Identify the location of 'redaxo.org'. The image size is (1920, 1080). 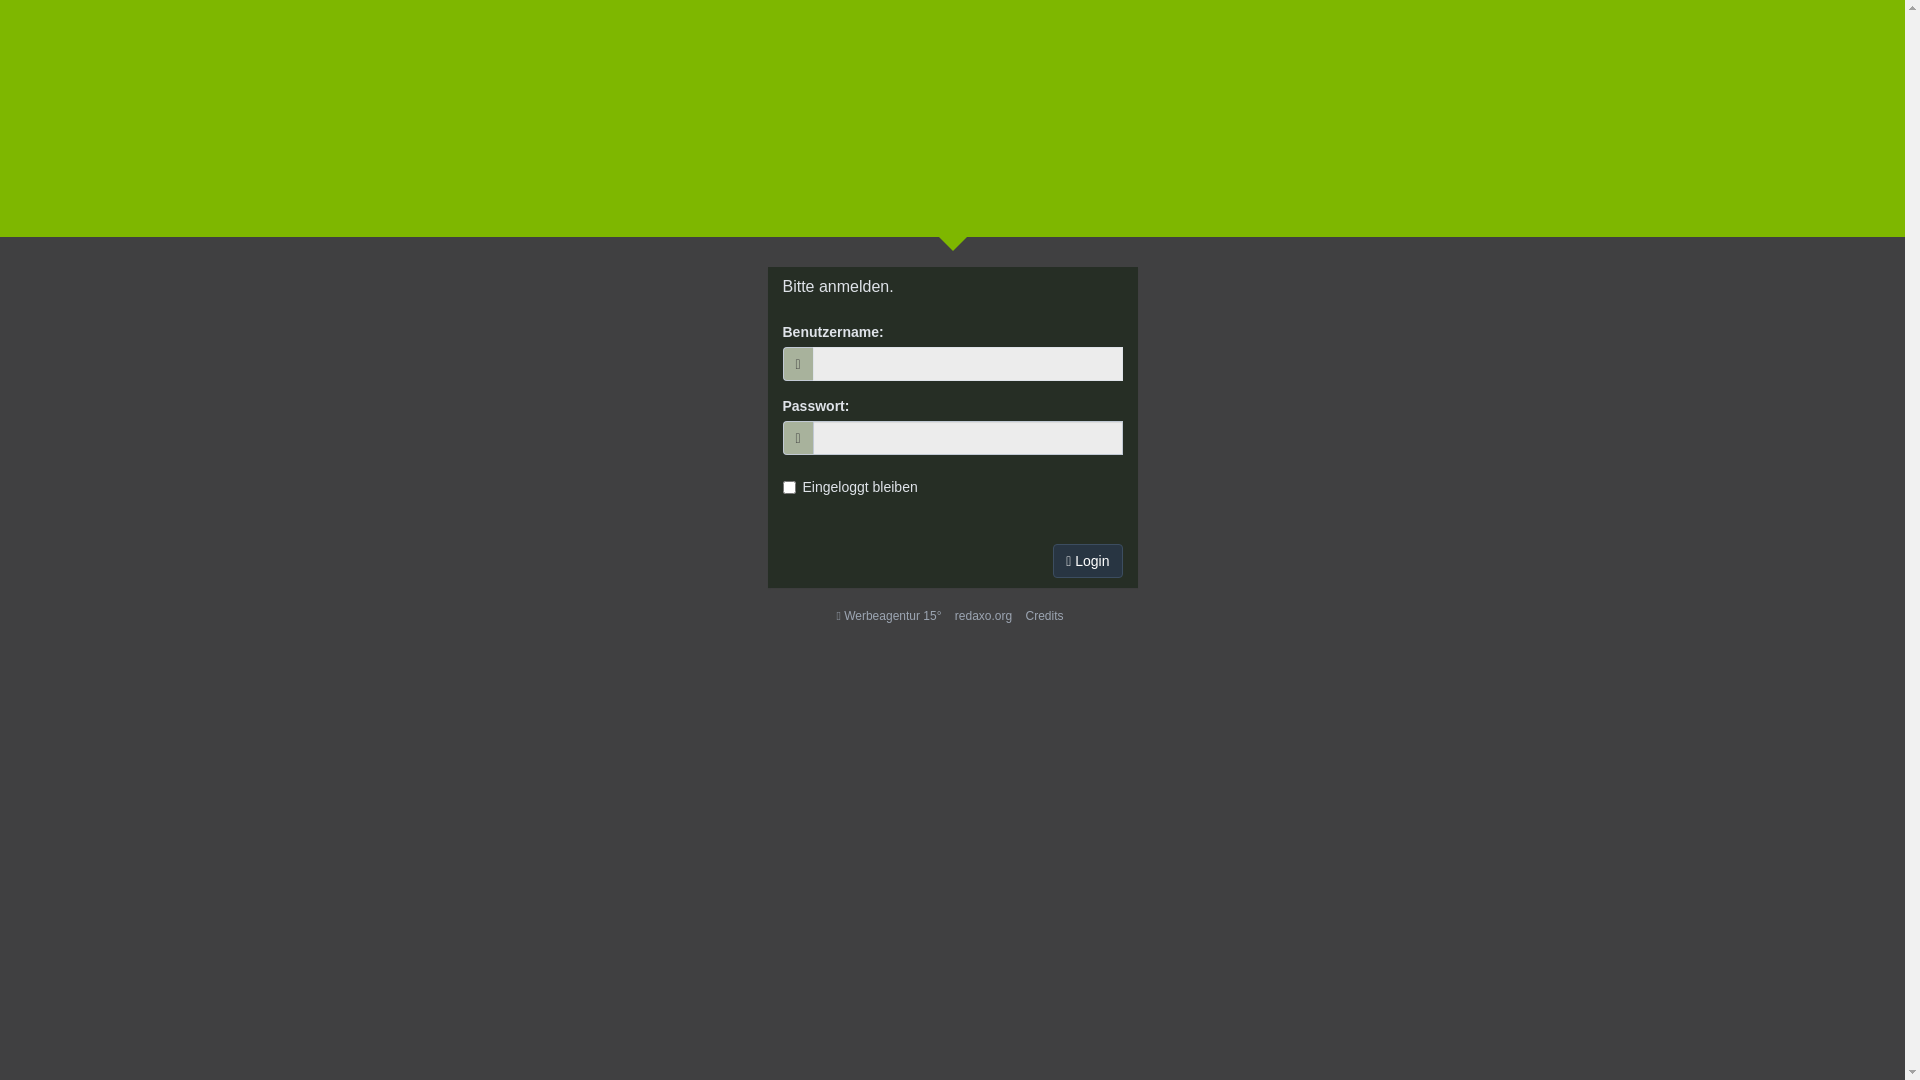
(983, 615).